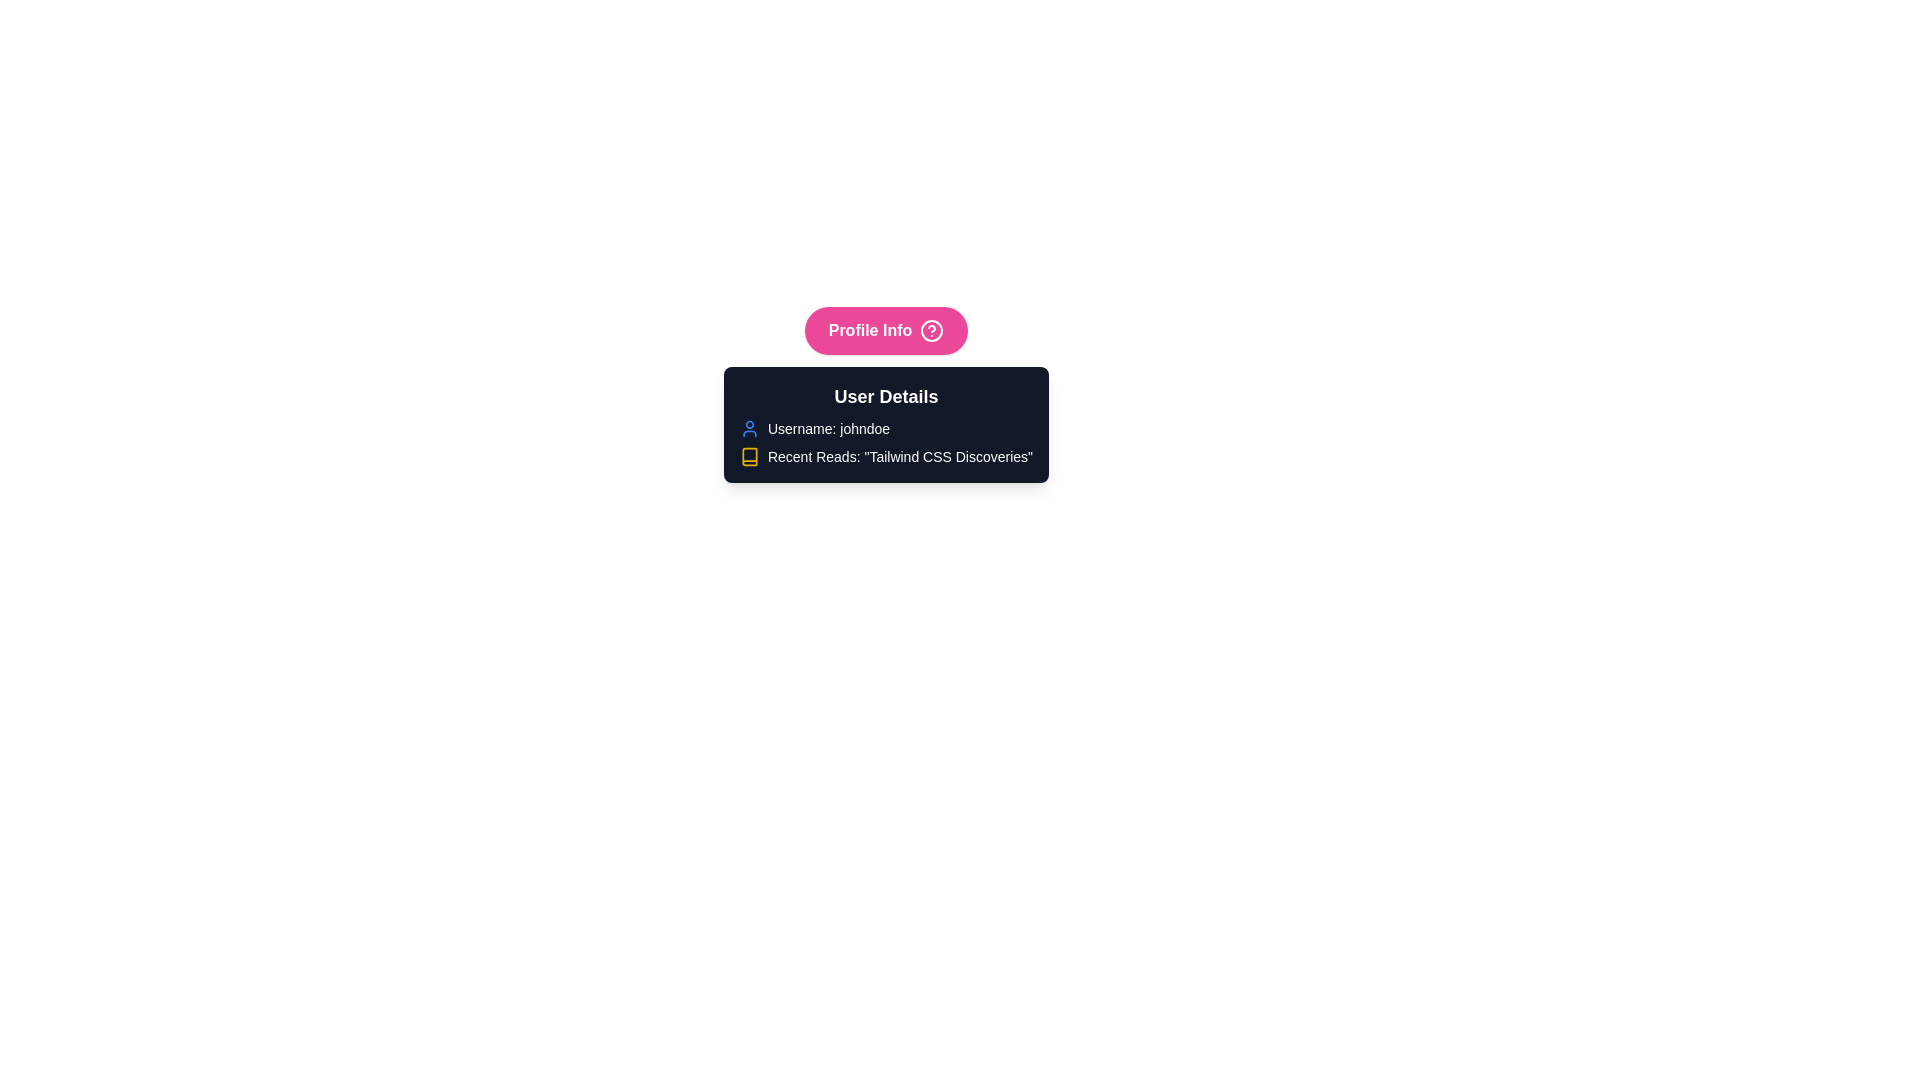 The image size is (1920, 1080). What do you see at coordinates (885, 330) in the screenshot?
I see `the rounded rectangular button with a bright pink background that reads 'Profile Info' to observe style changes` at bounding box center [885, 330].